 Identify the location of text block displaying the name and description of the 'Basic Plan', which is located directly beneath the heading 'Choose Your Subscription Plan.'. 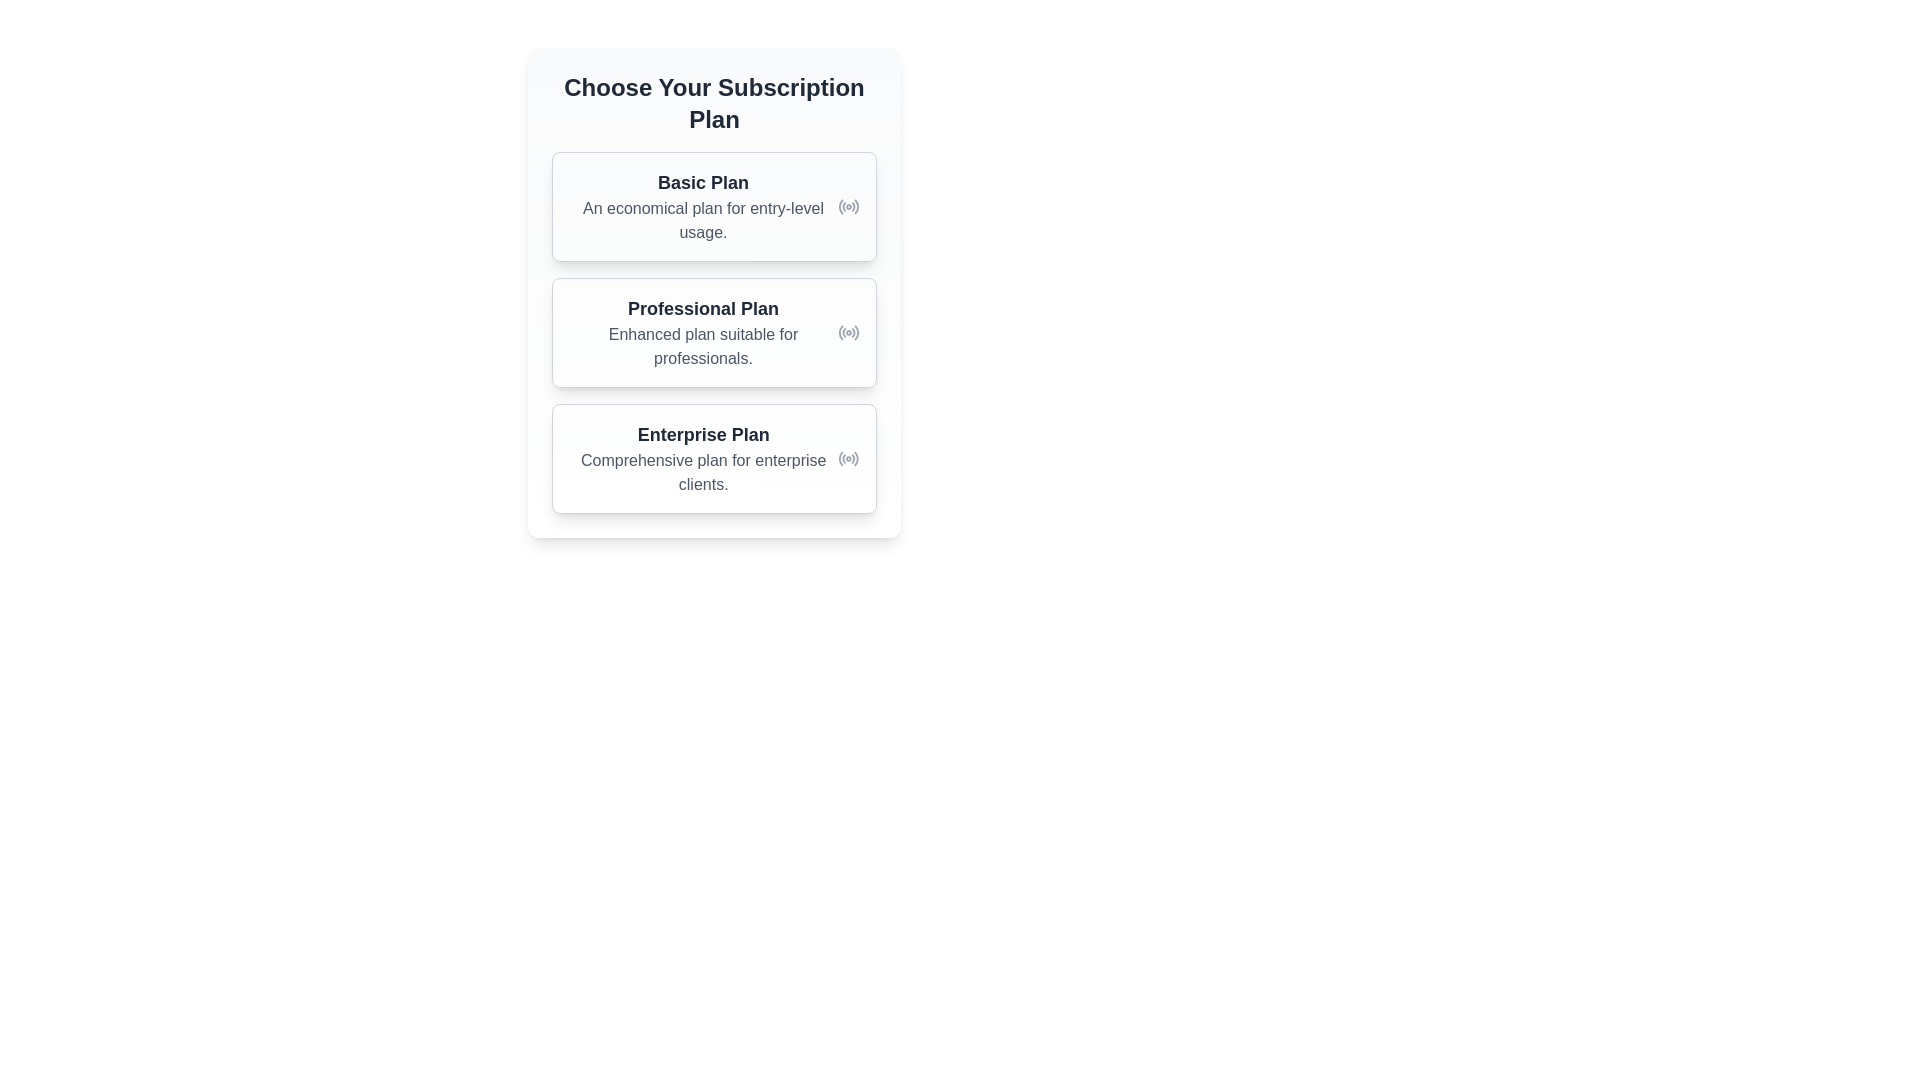
(703, 207).